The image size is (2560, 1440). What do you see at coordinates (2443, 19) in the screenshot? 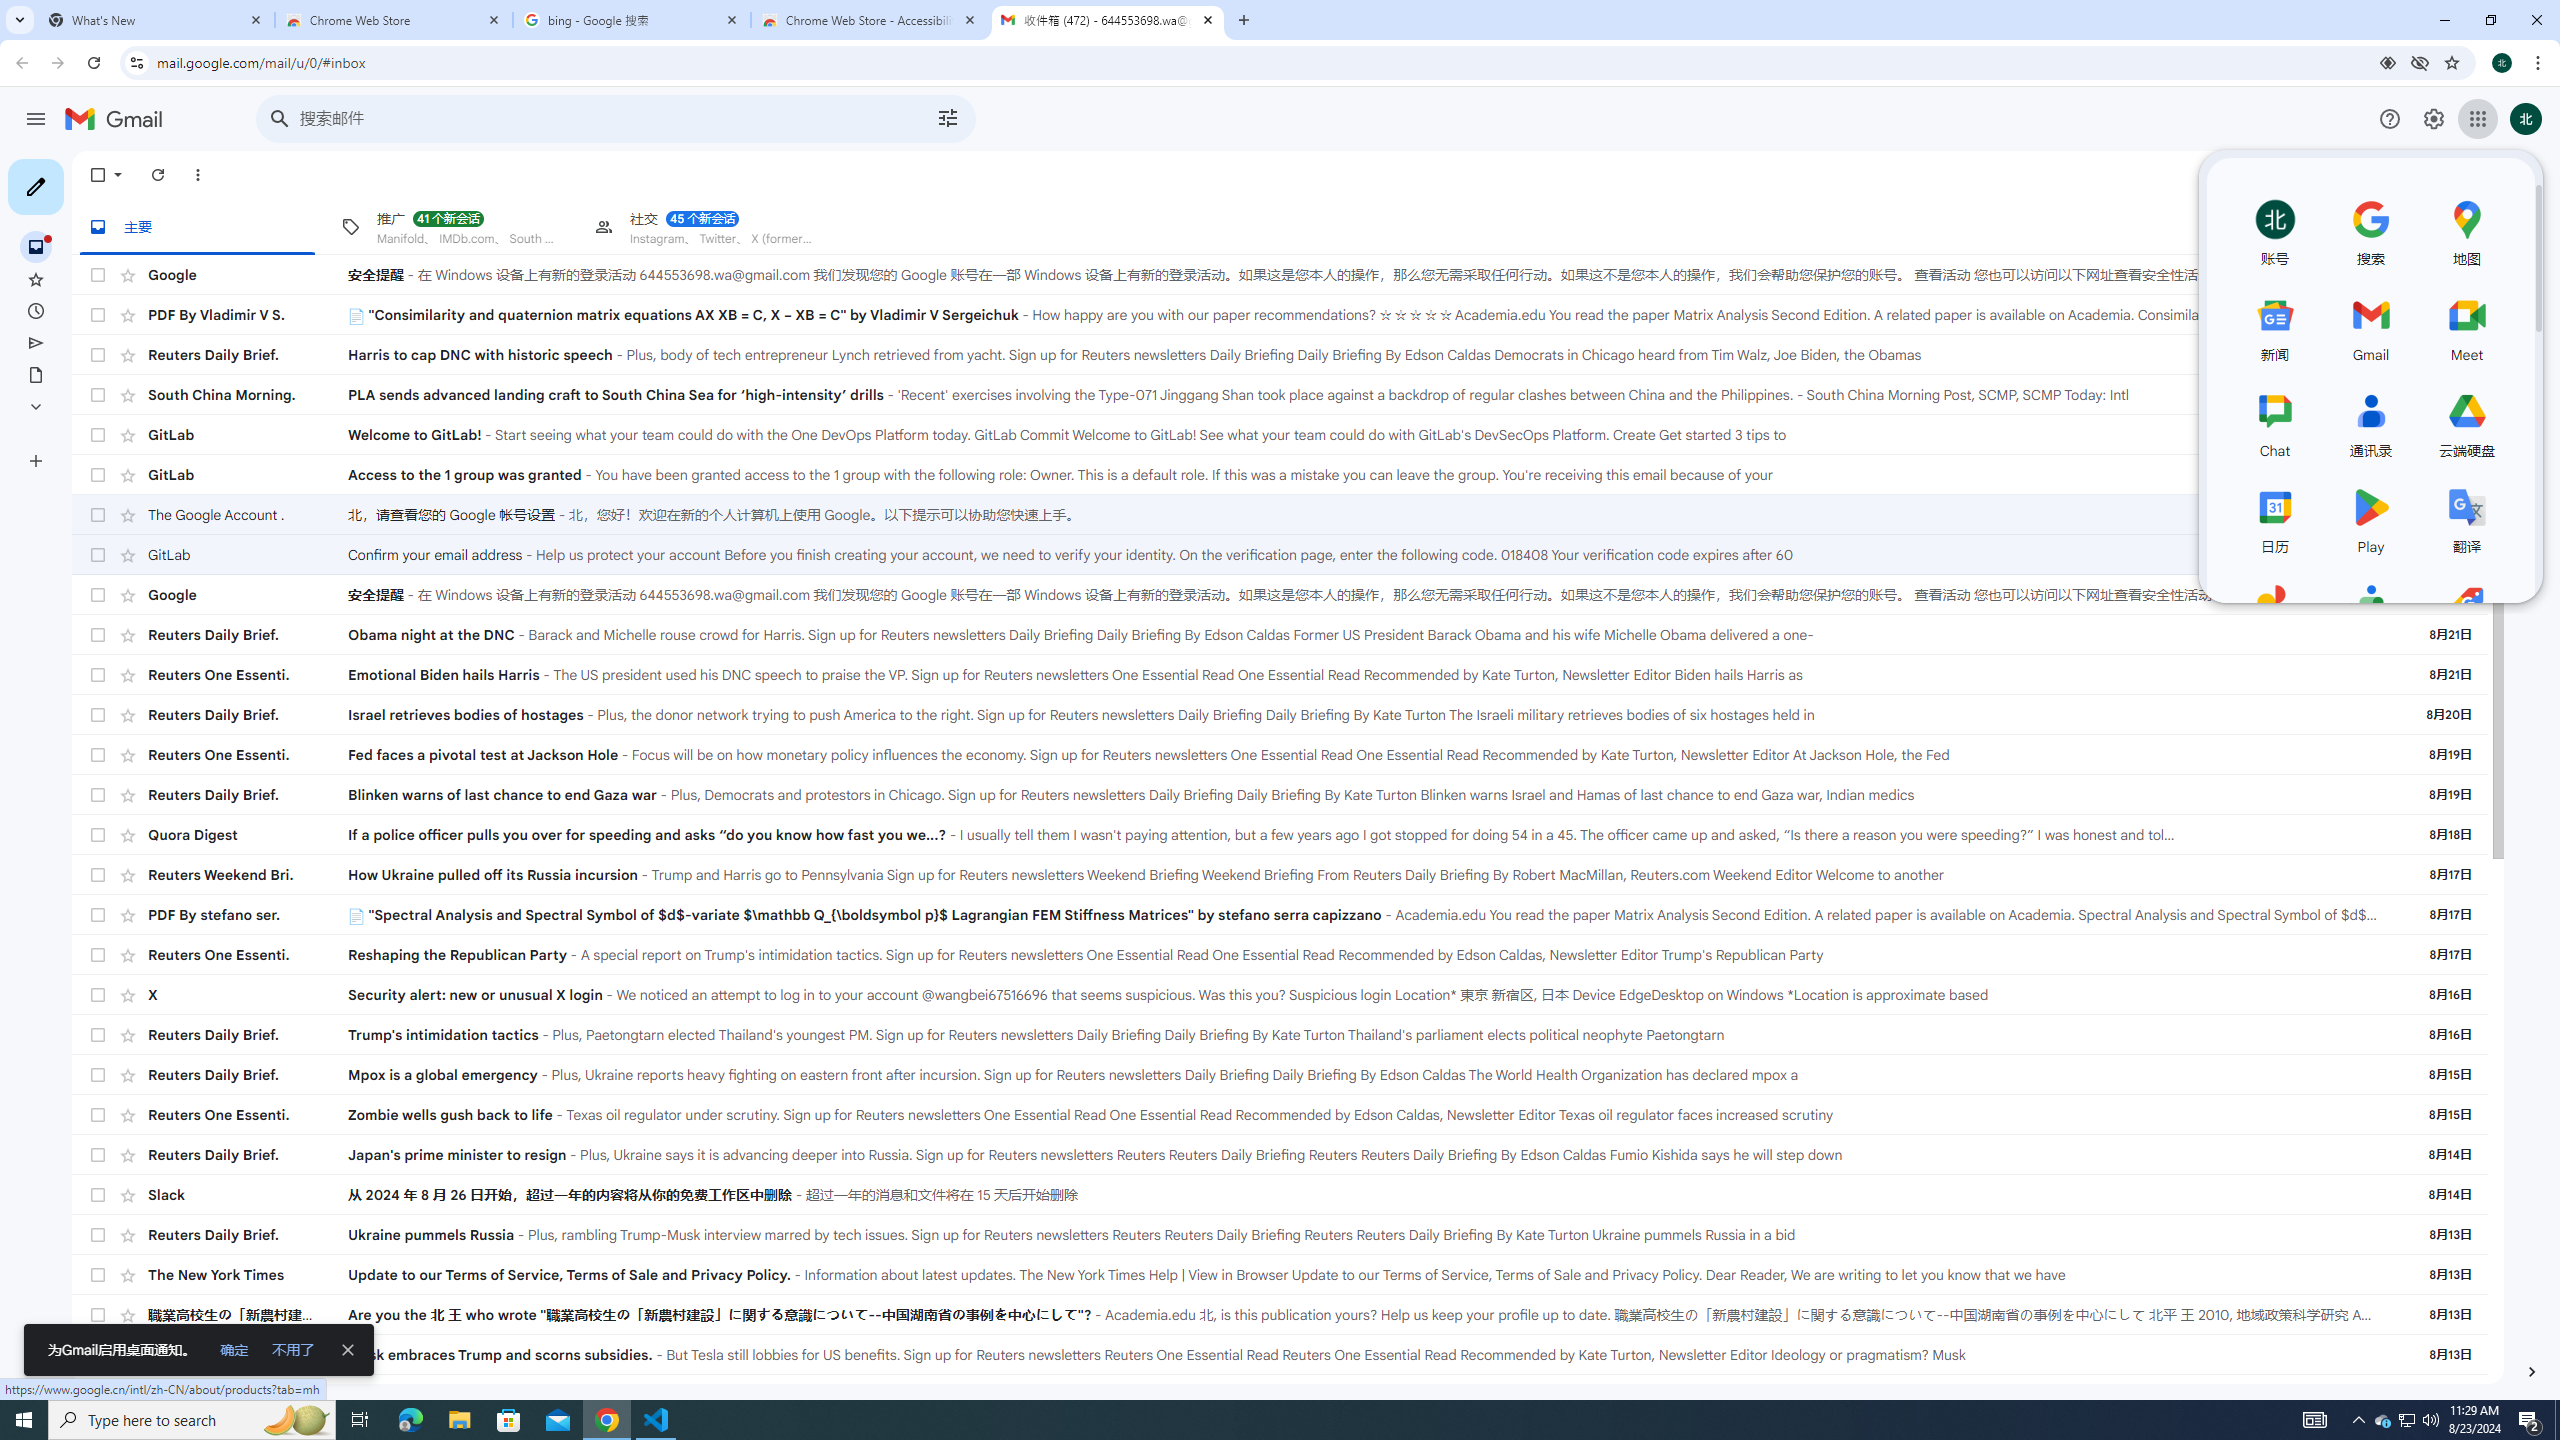
I see `'Minimize'` at bounding box center [2443, 19].